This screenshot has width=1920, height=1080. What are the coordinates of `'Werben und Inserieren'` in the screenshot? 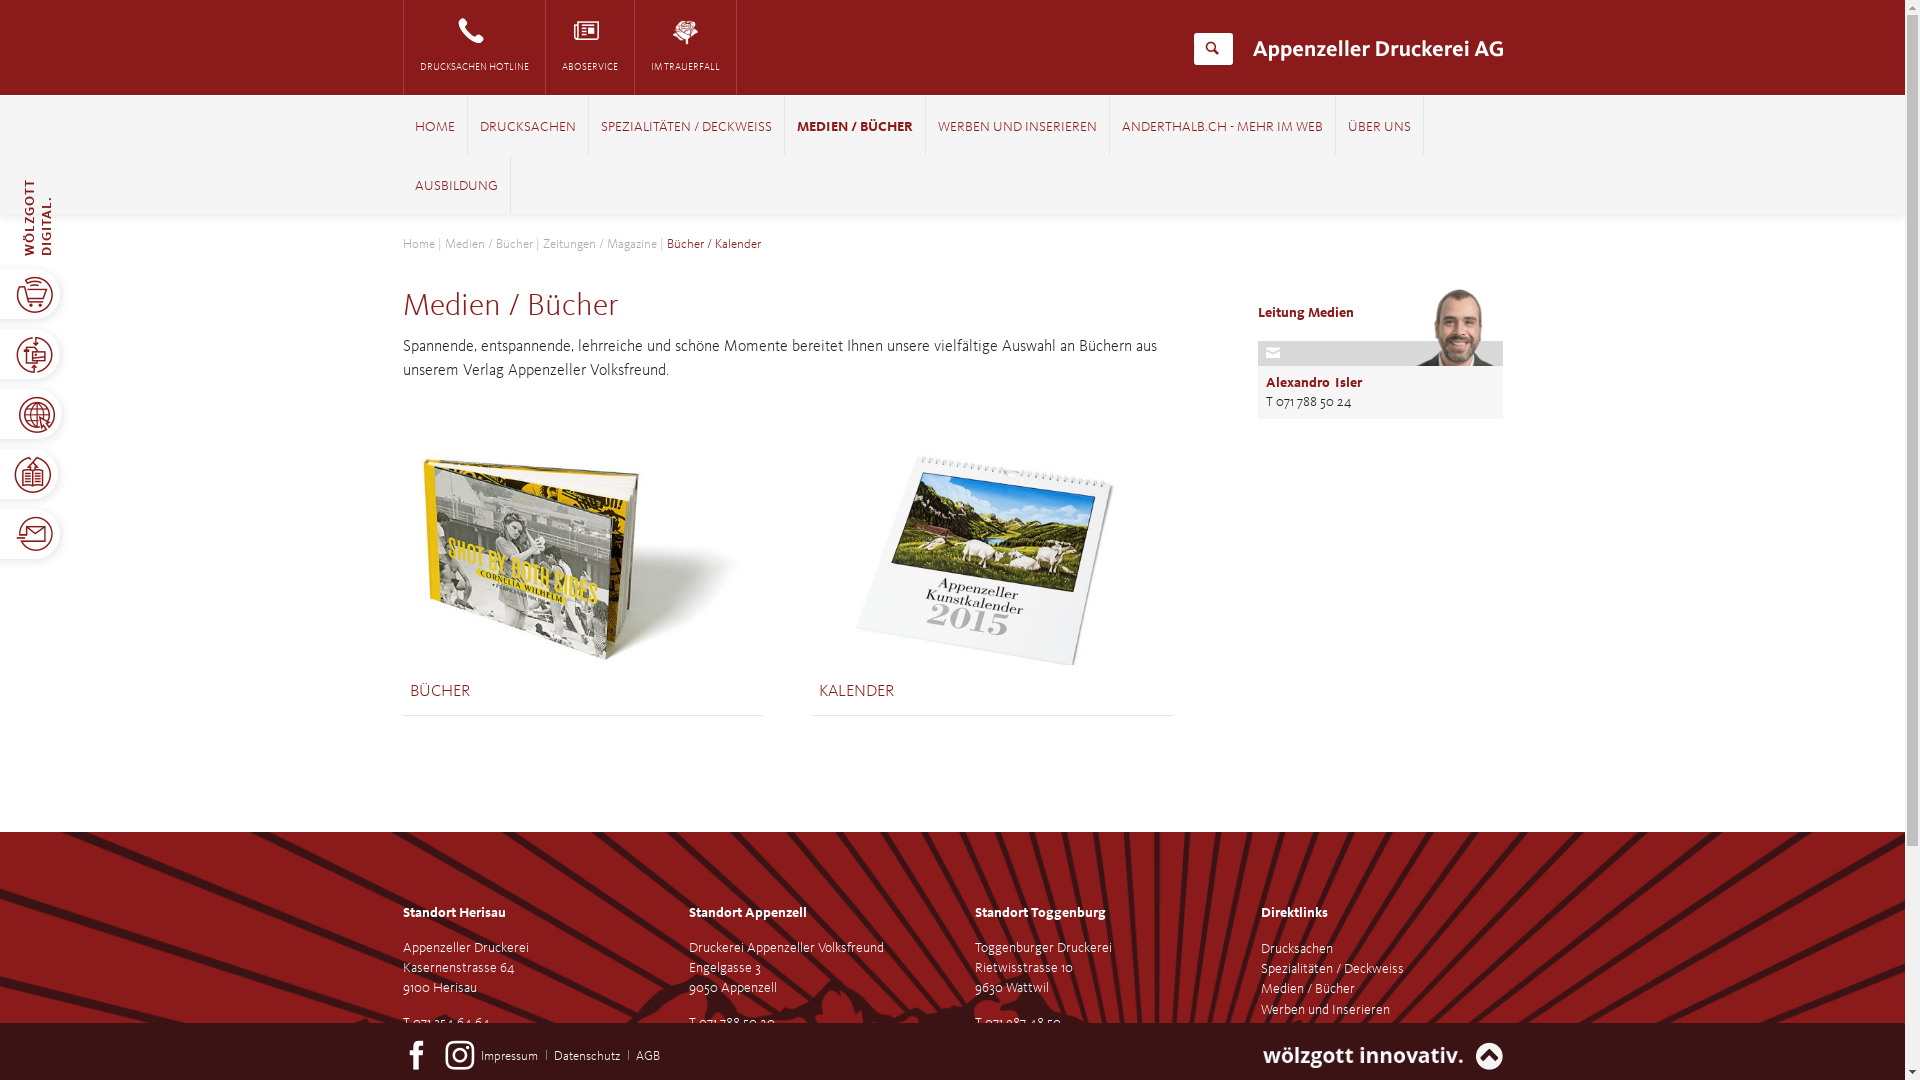 It's located at (1258, 1010).